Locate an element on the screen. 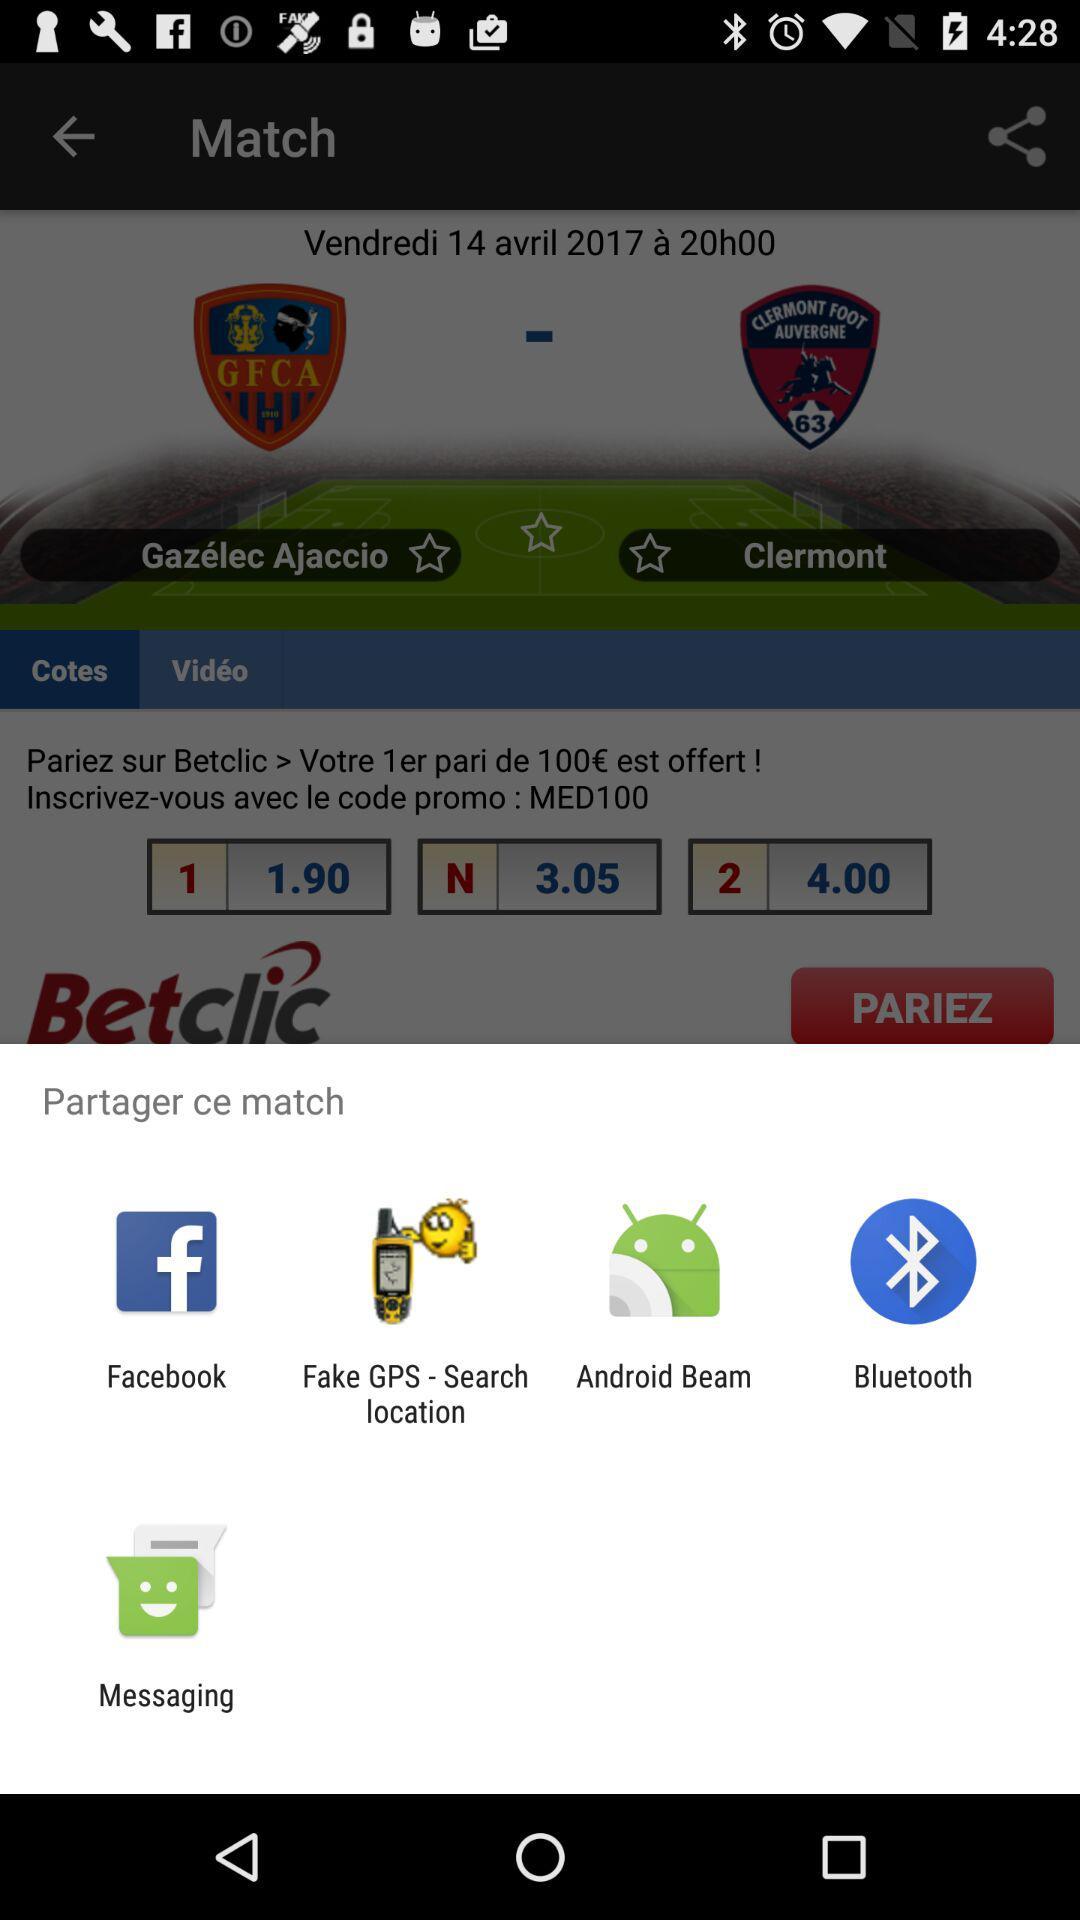 This screenshot has width=1080, height=1920. messaging is located at coordinates (165, 1711).